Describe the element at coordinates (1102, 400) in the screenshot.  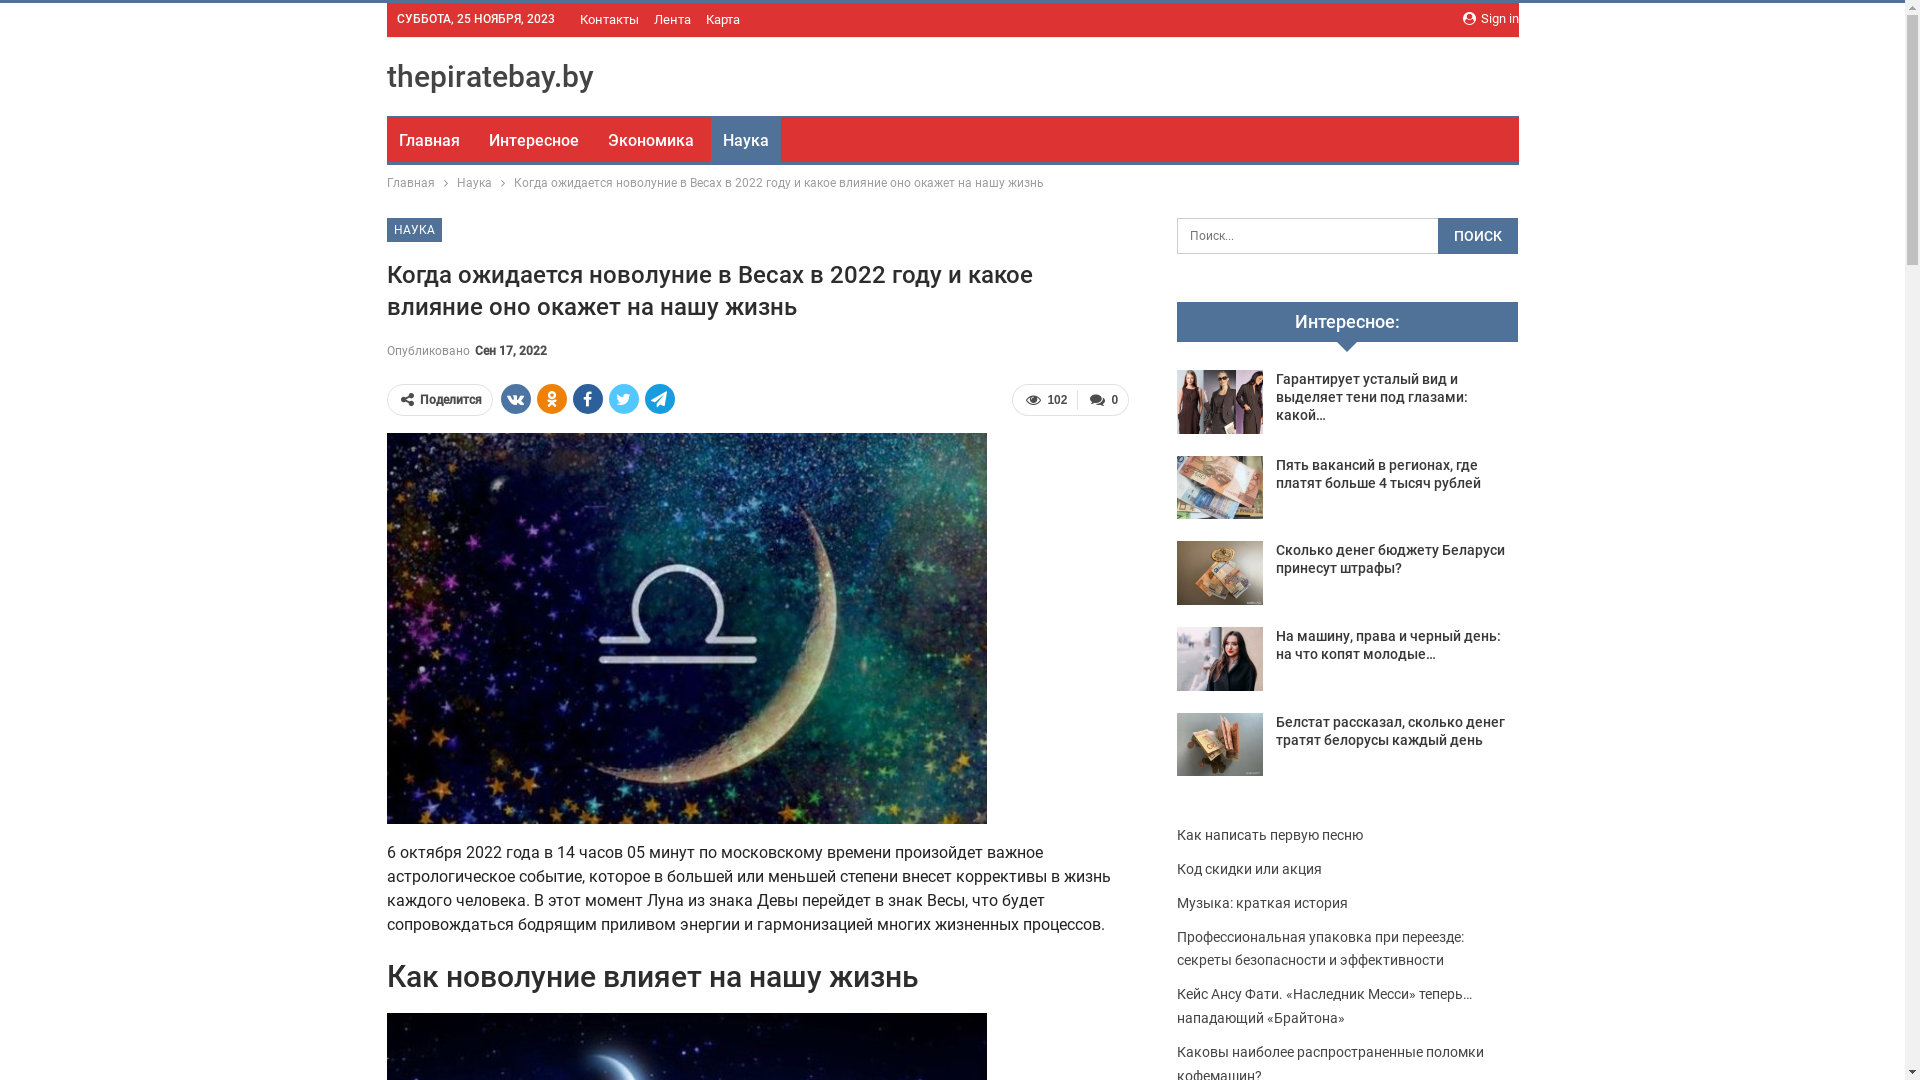
I see `'0'` at that location.